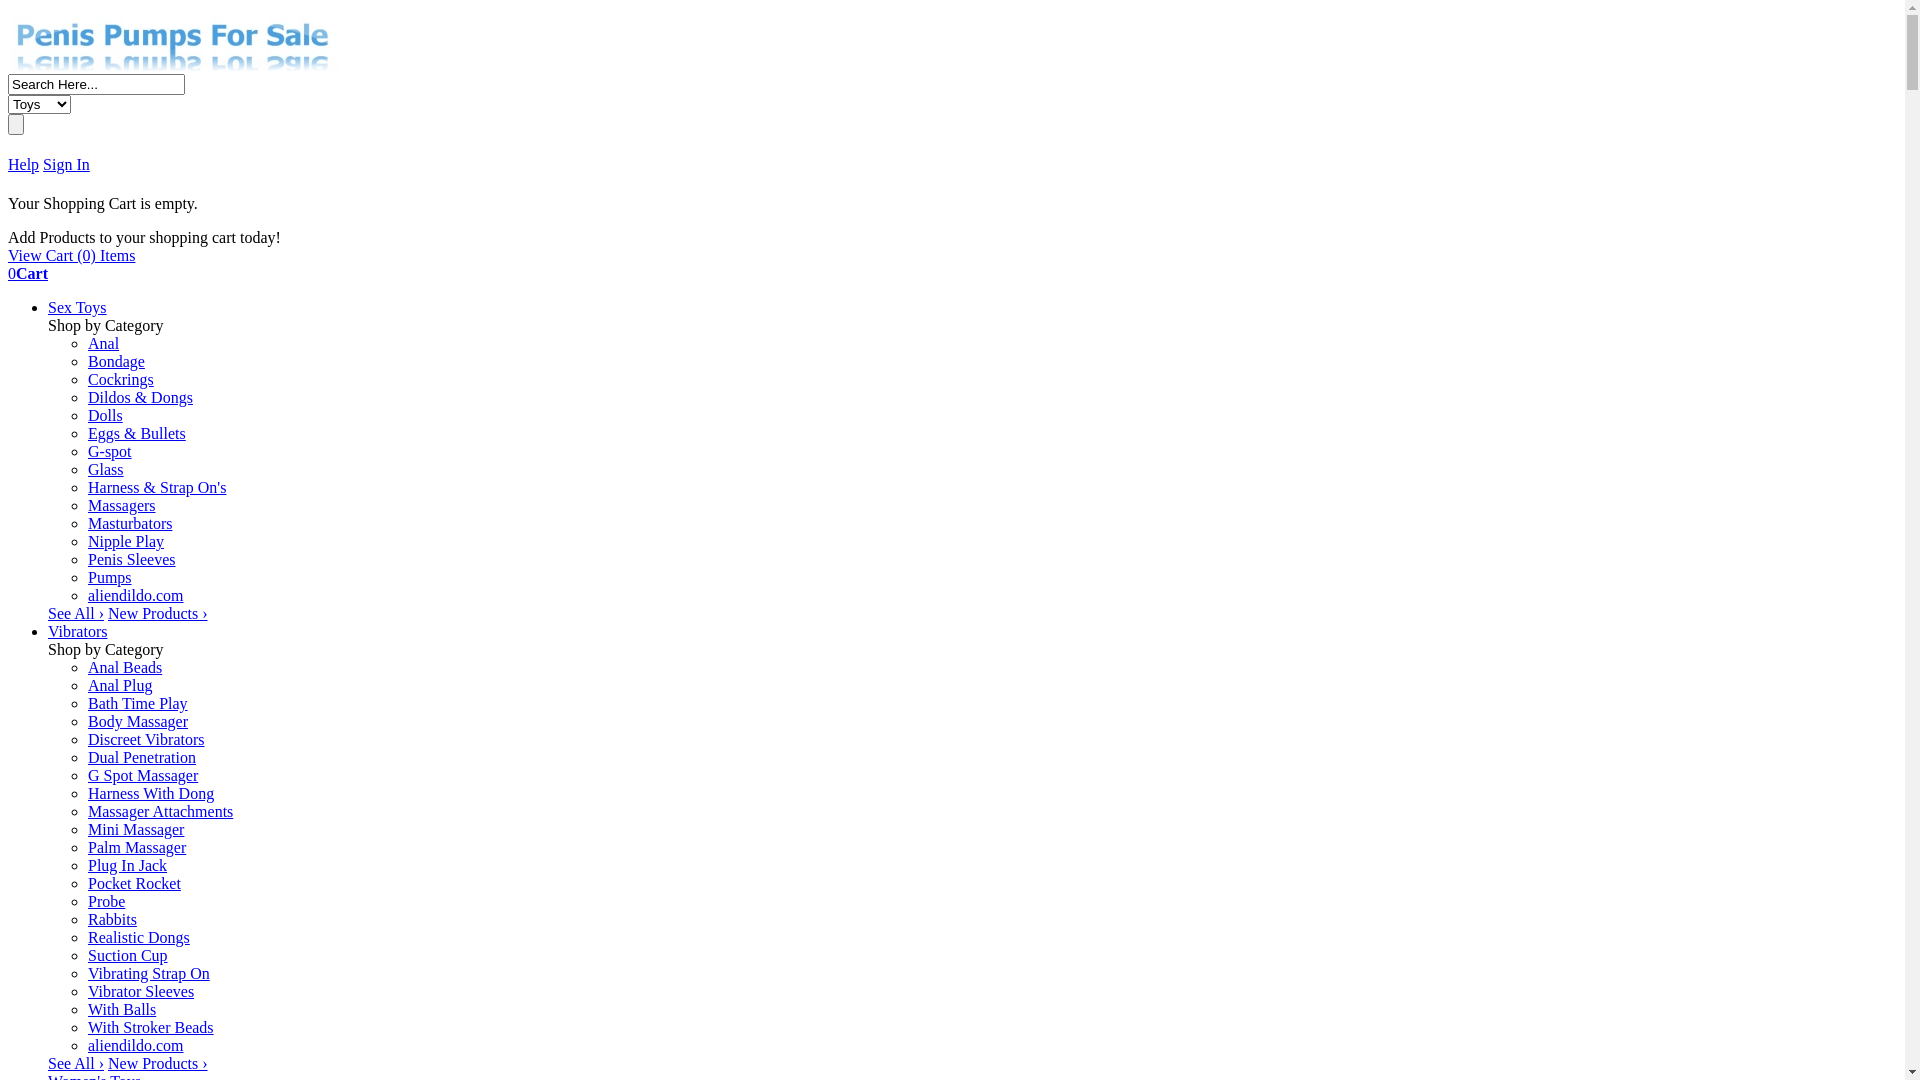 The height and width of the screenshot is (1080, 1920). What do you see at coordinates (160, 811) in the screenshot?
I see `'Massager Attachments'` at bounding box center [160, 811].